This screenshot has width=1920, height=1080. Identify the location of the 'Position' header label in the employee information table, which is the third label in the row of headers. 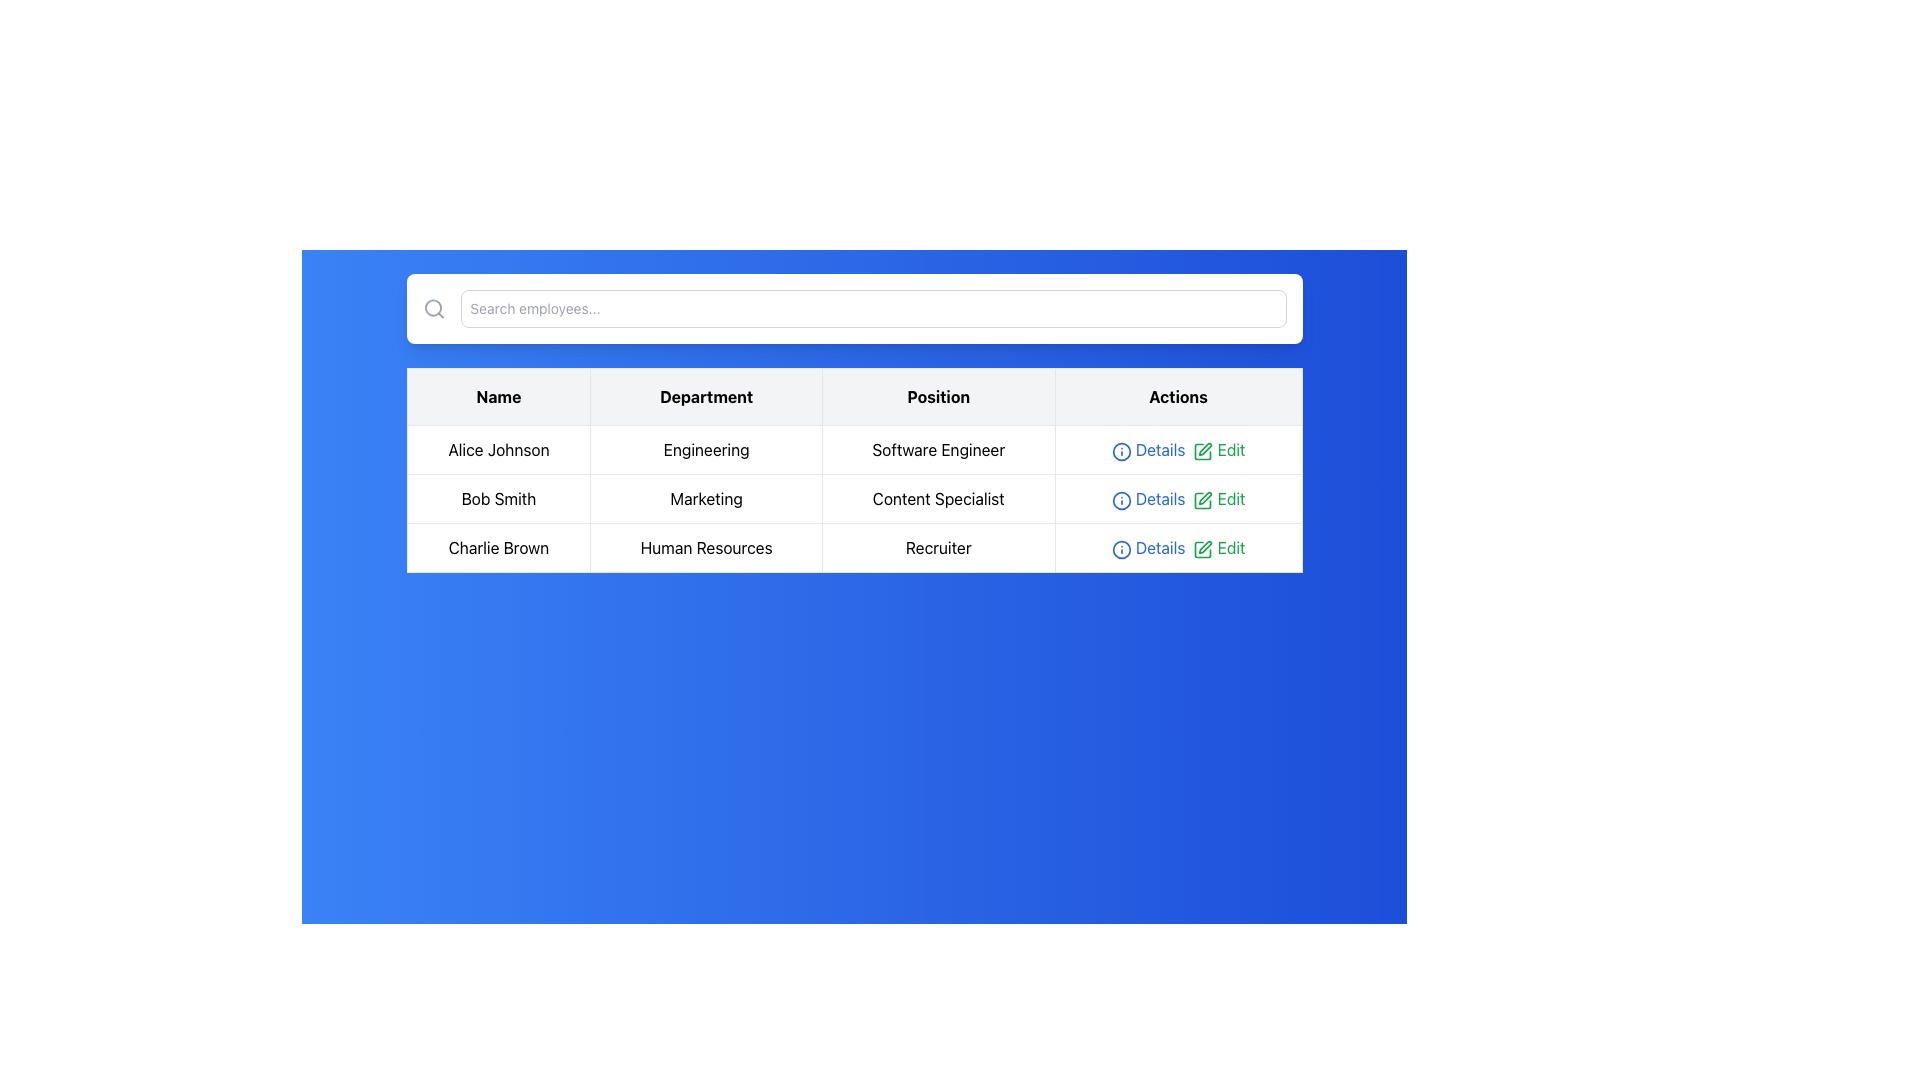
(937, 397).